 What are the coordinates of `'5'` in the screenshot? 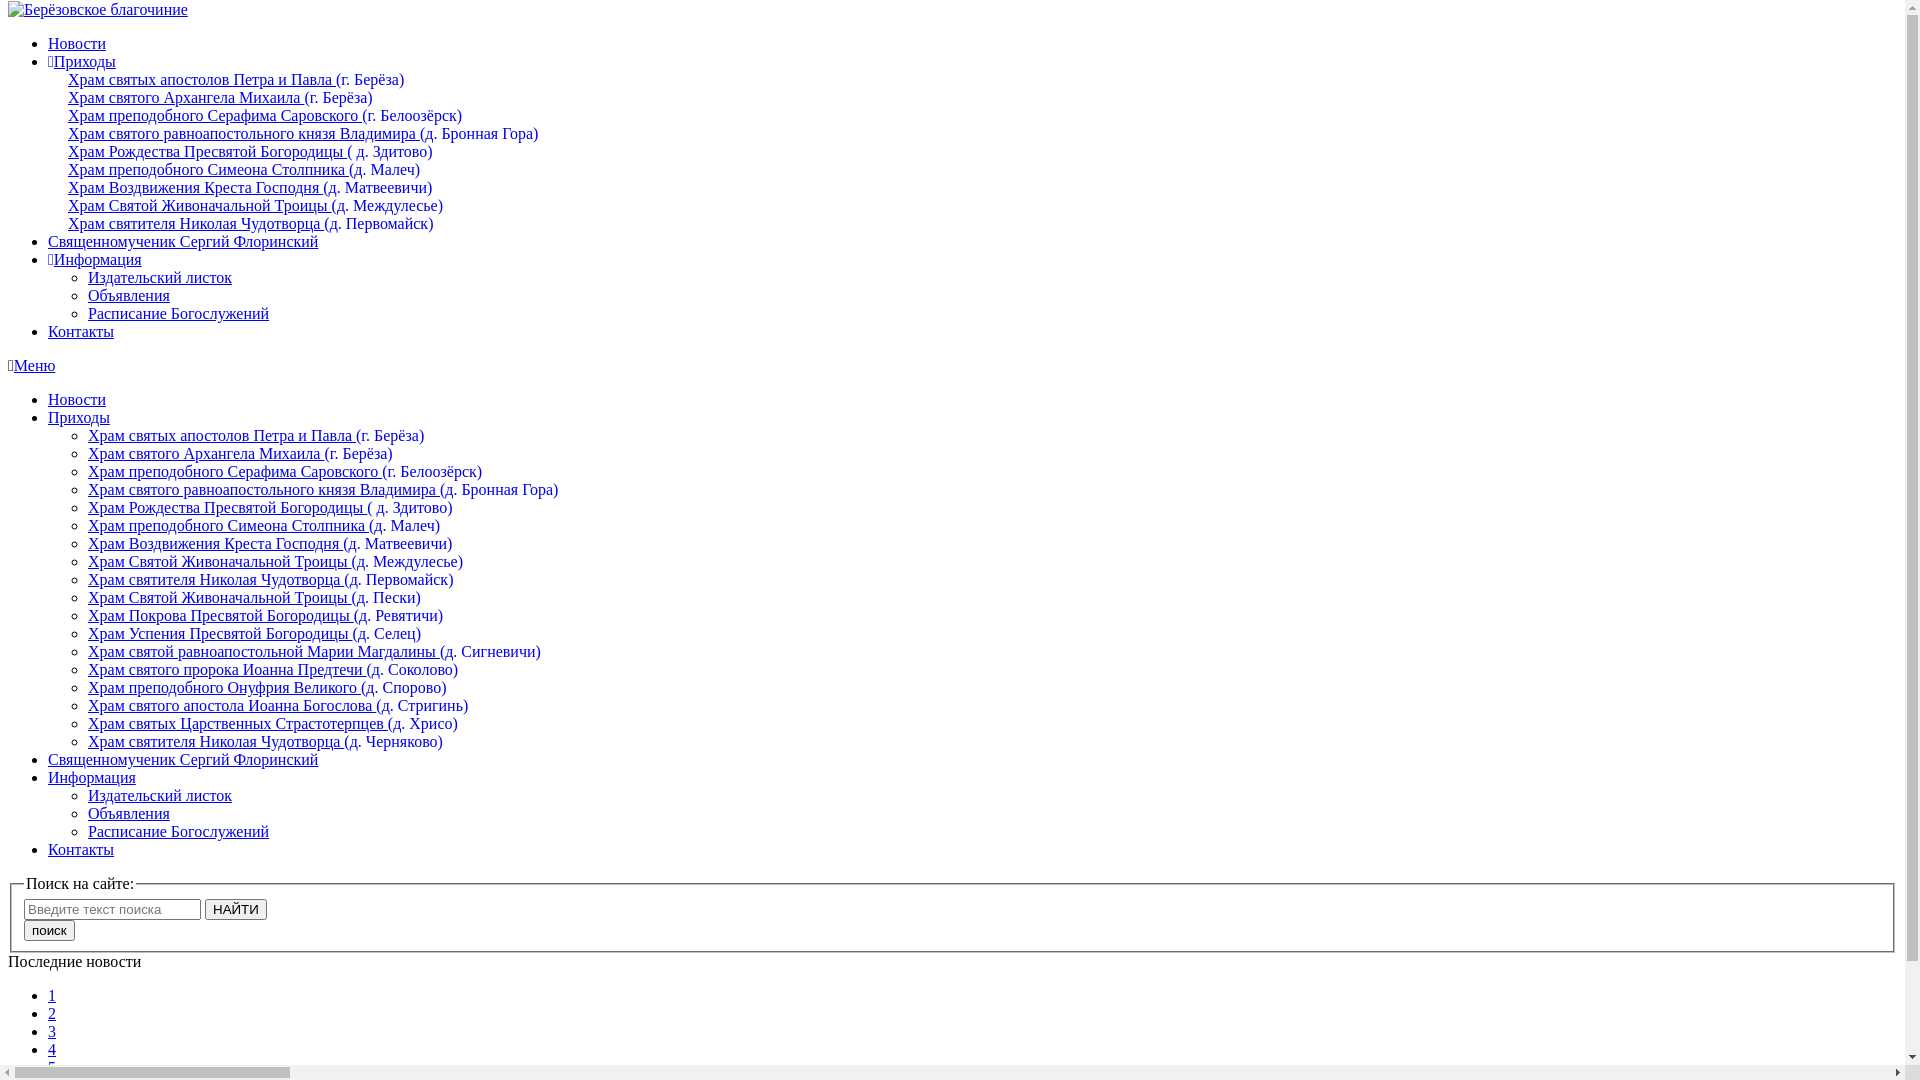 It's located at (52, 1066).